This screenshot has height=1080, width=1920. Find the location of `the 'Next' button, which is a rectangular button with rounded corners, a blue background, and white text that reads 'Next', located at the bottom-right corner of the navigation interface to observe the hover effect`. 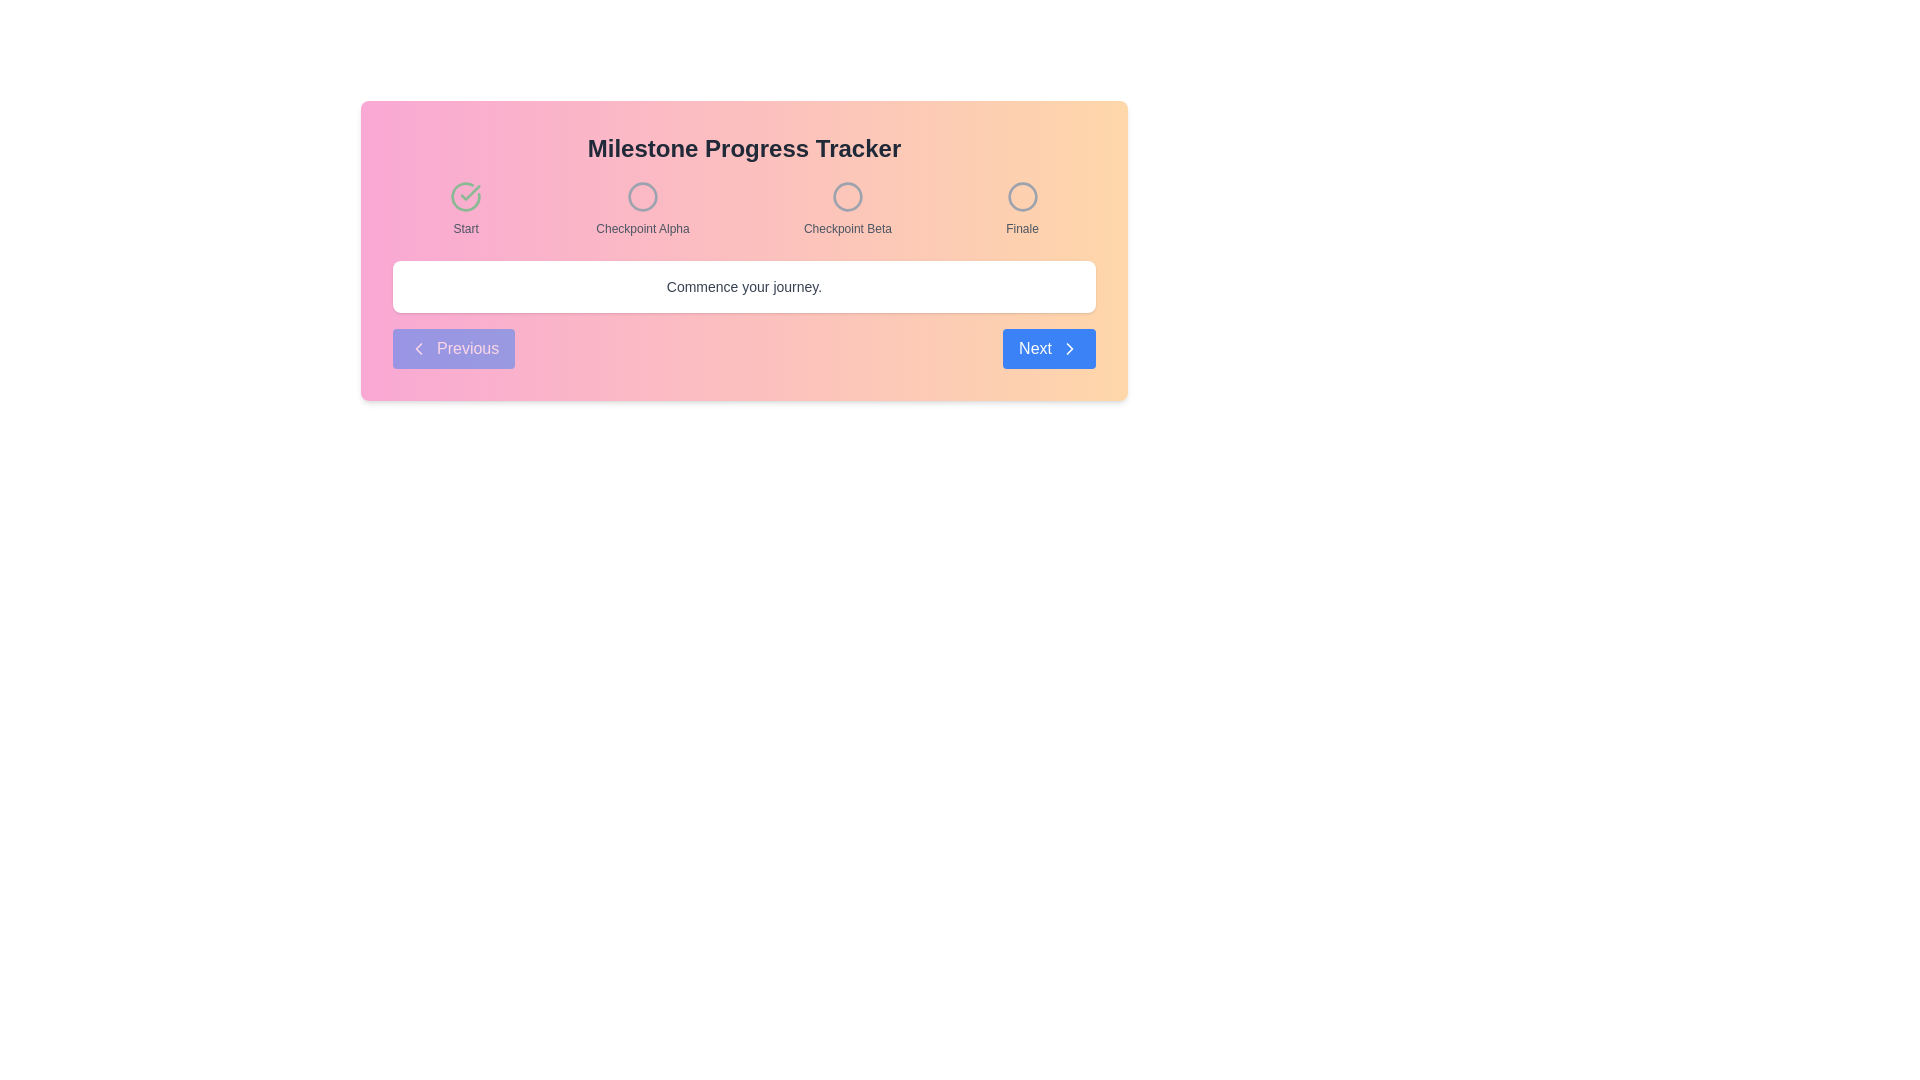

the 'Next' button, which is a rectangular button with rounded corners, a blue background, and white text that reads 'Next', located at the bottom-right corner of the navigation interface to observe the hover effect is located at coordinates (1048, 347).